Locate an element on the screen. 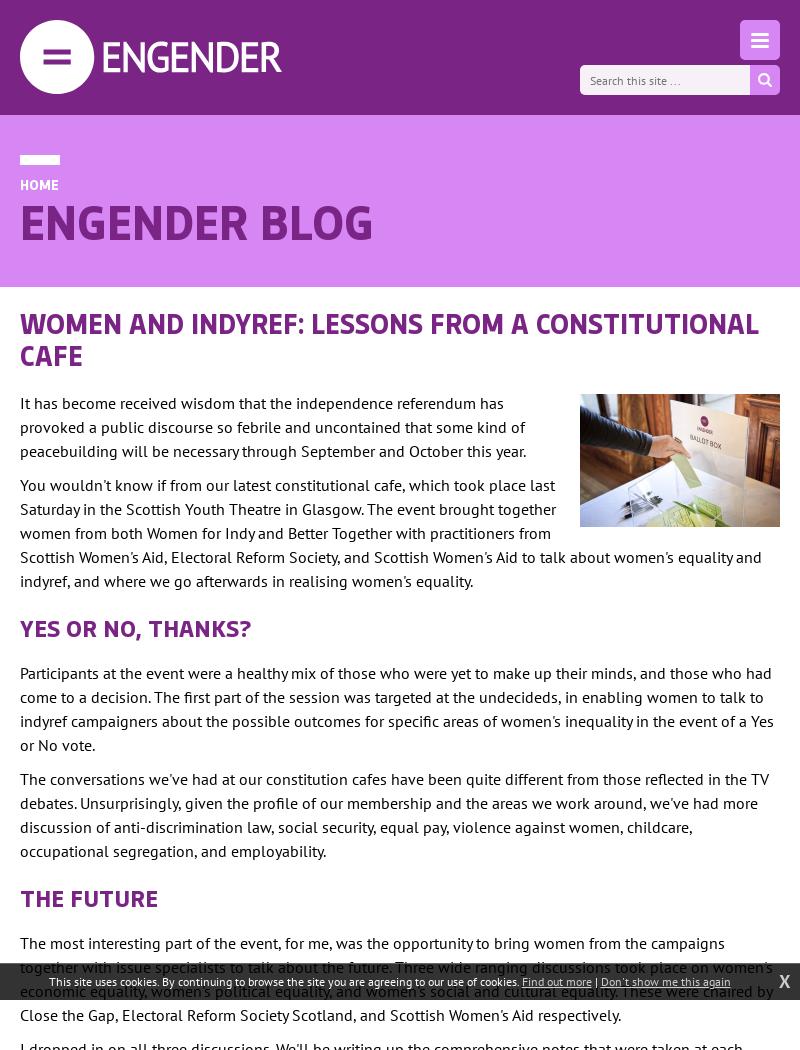  'You wouldn't know if from our latest constitutional cafe, which took place last Saturday in the Scottish Youth Theatre in Glasgow. The event brought together women from both Women for Indy and Better Together with practitioners from Scottish Women's Aid, Electoral Reform Society, and Scottish Women's Aid to talk about women's equality and indyref, and where we go afterwards in realising women's equality.' is located at coordinates (390, 532).